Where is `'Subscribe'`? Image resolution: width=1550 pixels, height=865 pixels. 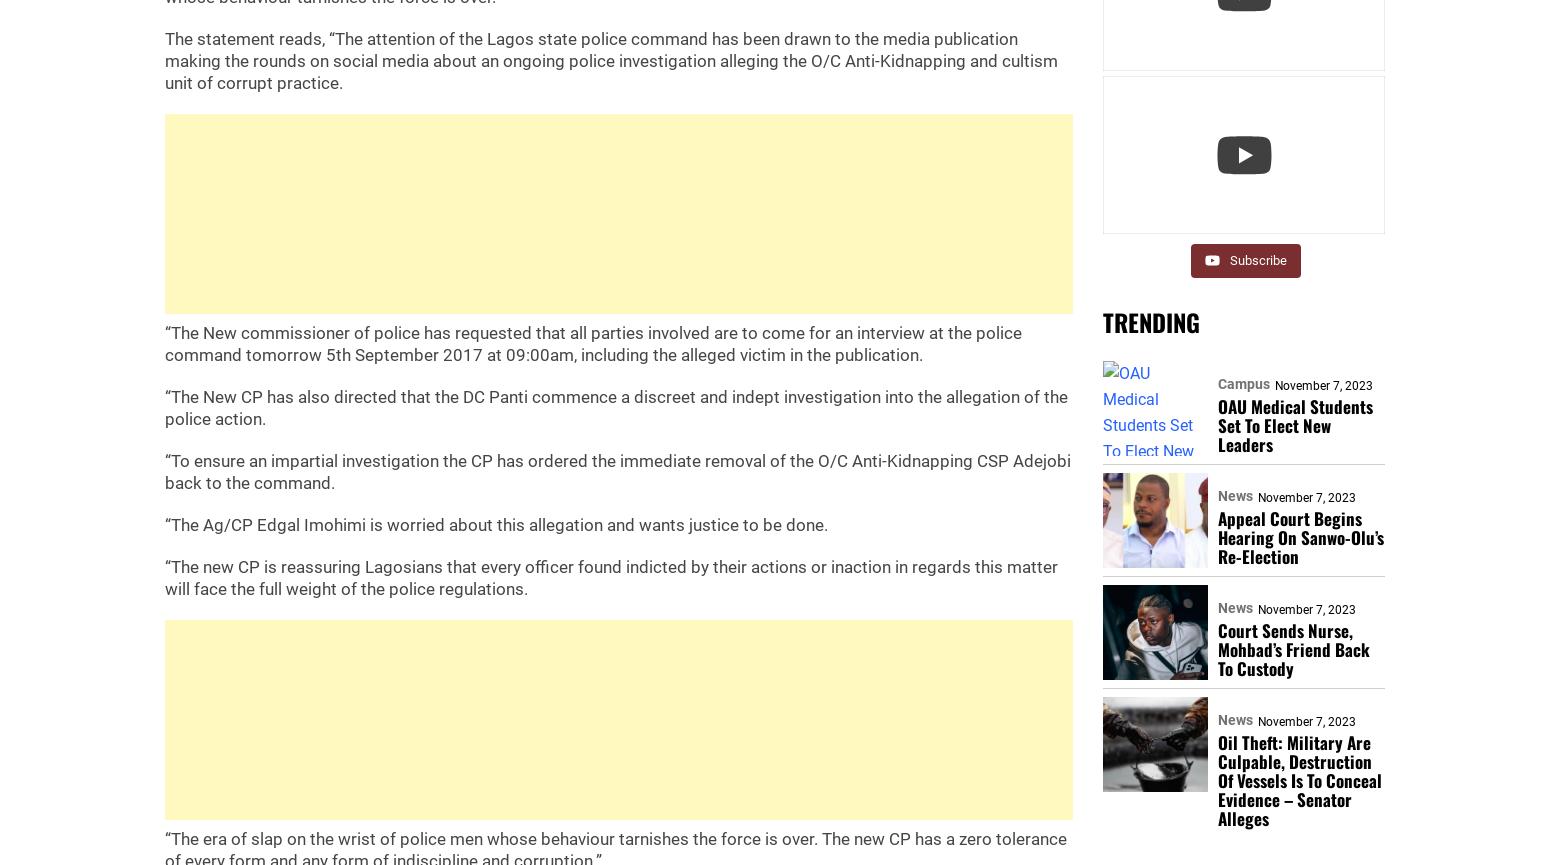 'Subscribe' is located at coordinates (1257, 259).